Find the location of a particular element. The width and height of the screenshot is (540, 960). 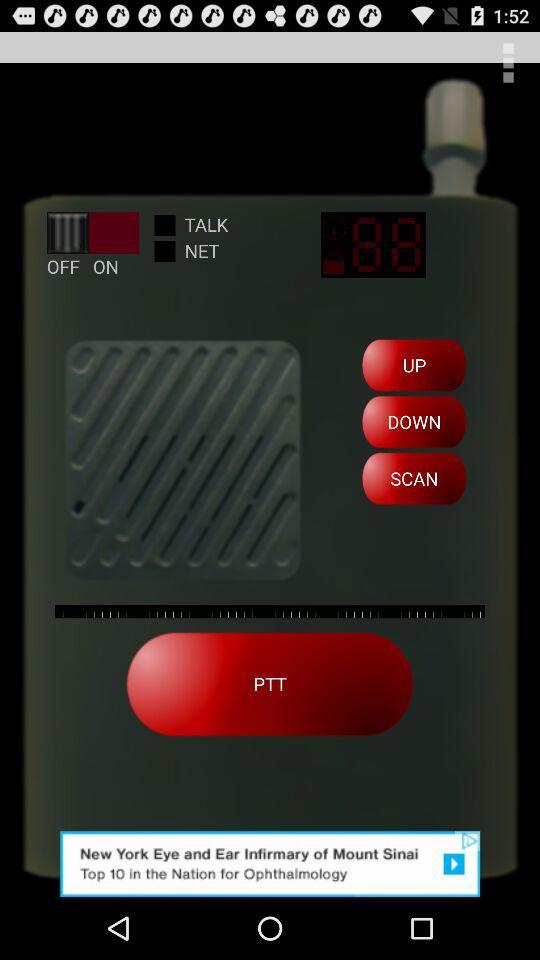

advertisement is located at coordinates (270, 863).